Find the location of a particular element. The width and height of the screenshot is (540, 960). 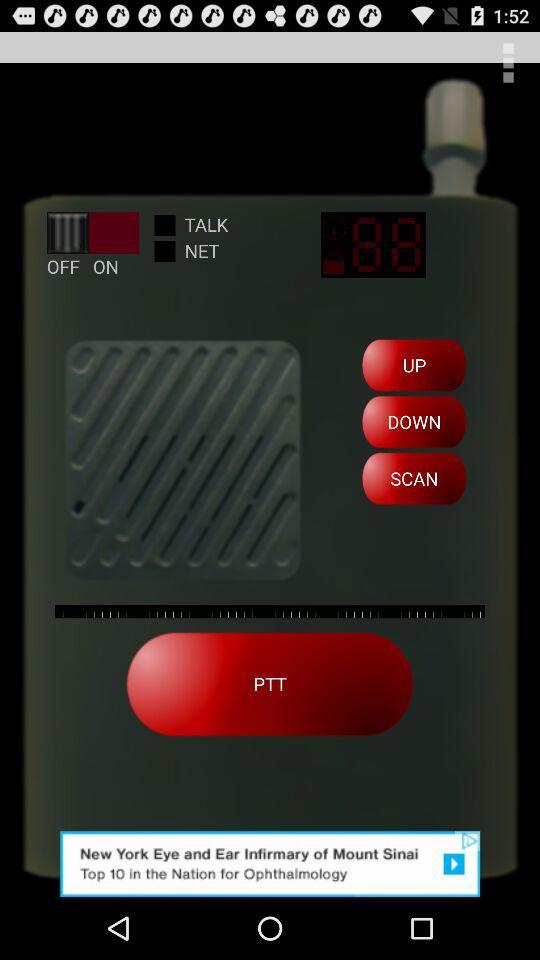

advertisement is located at coordinates (270, 863).